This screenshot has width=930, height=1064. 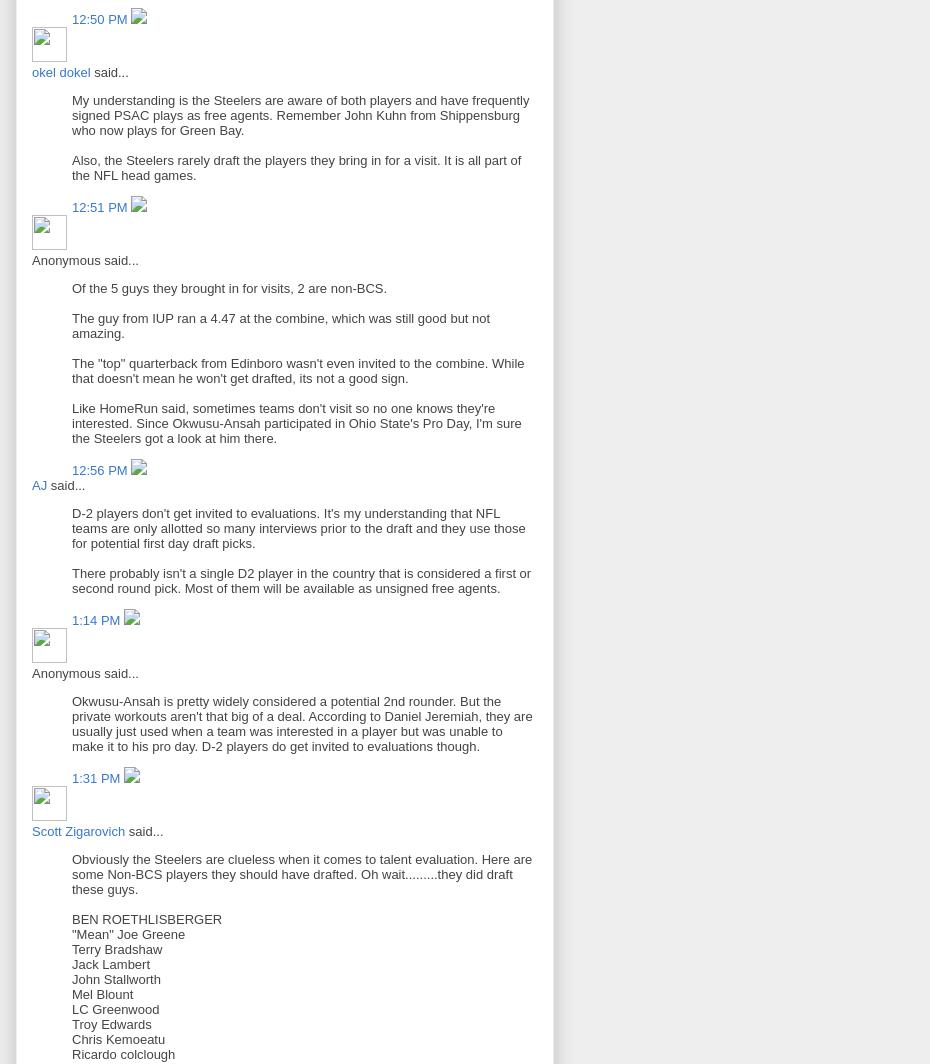 I want to click on '"Mean" Joe Greene', so click(x=128, y=934).